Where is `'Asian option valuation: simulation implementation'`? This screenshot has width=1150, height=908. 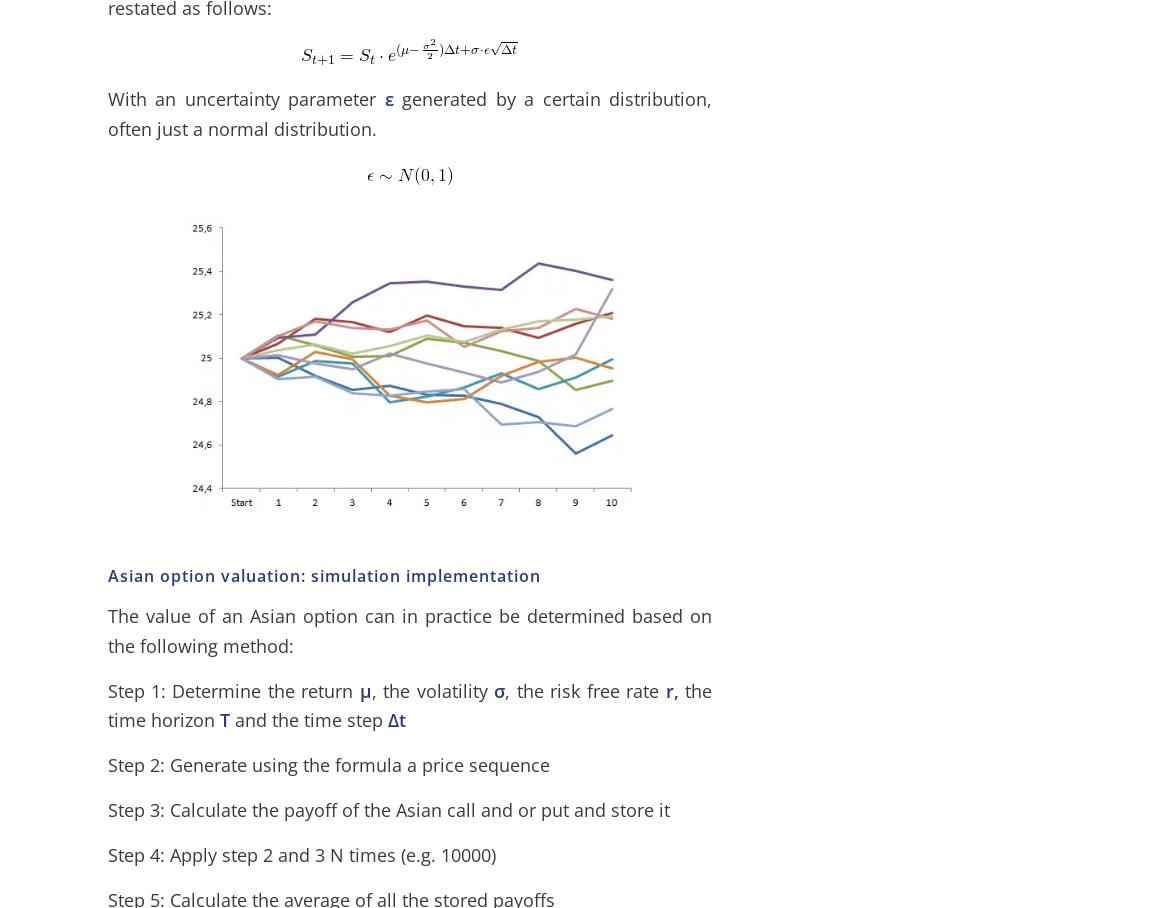 'Asian option valuation: simulation implementation' is located at coordinates (105, 575).